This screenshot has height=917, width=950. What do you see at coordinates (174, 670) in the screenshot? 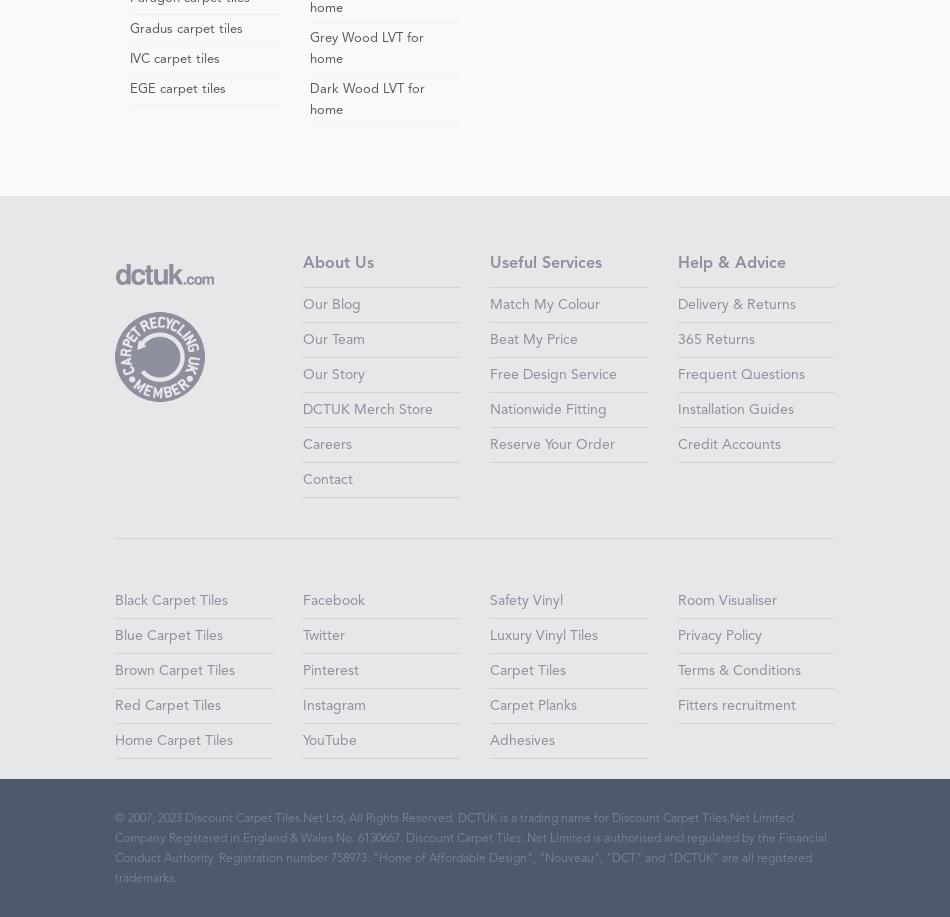
I see `'Brown Carpet Tiles'` at bounding box center [174, 670].